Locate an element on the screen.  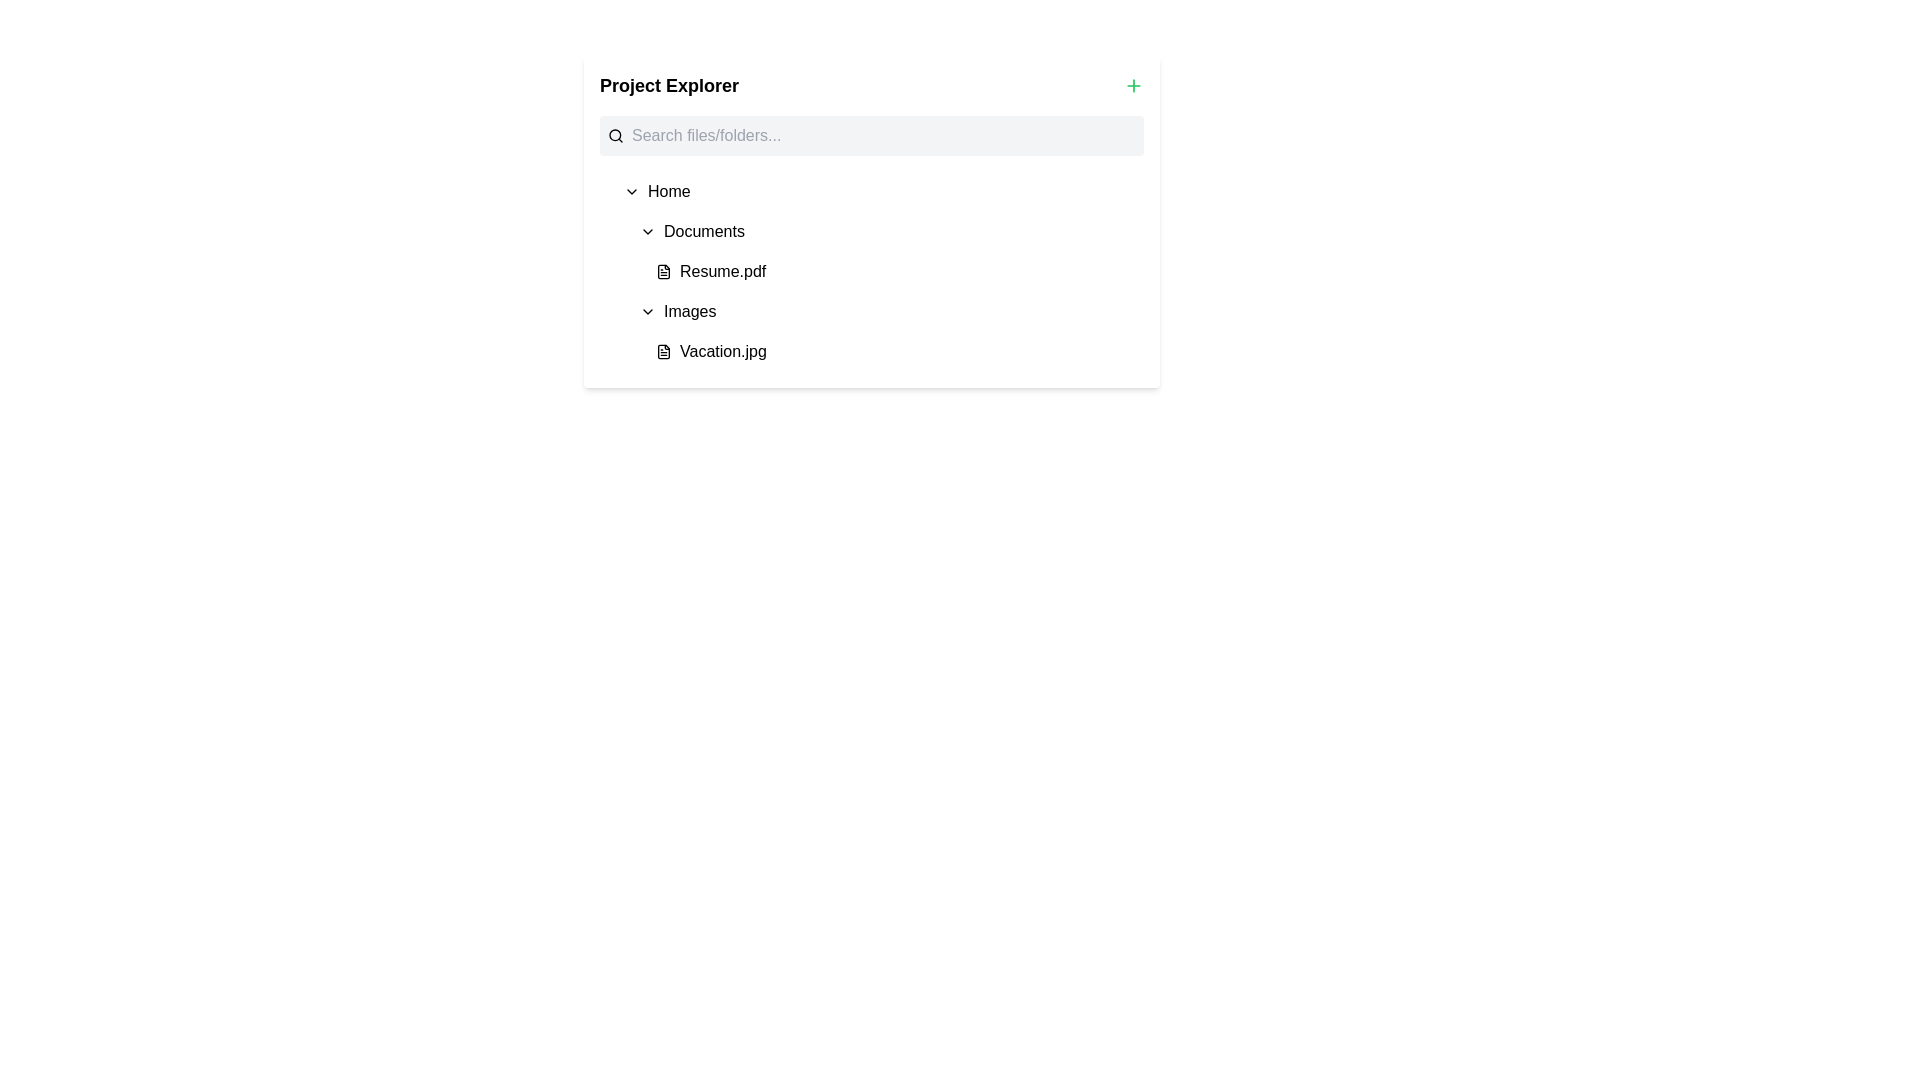
the selectable text display for the file named 'Resume.pdf' located in the 'Documents' folder is located at coordinates (722, 272).